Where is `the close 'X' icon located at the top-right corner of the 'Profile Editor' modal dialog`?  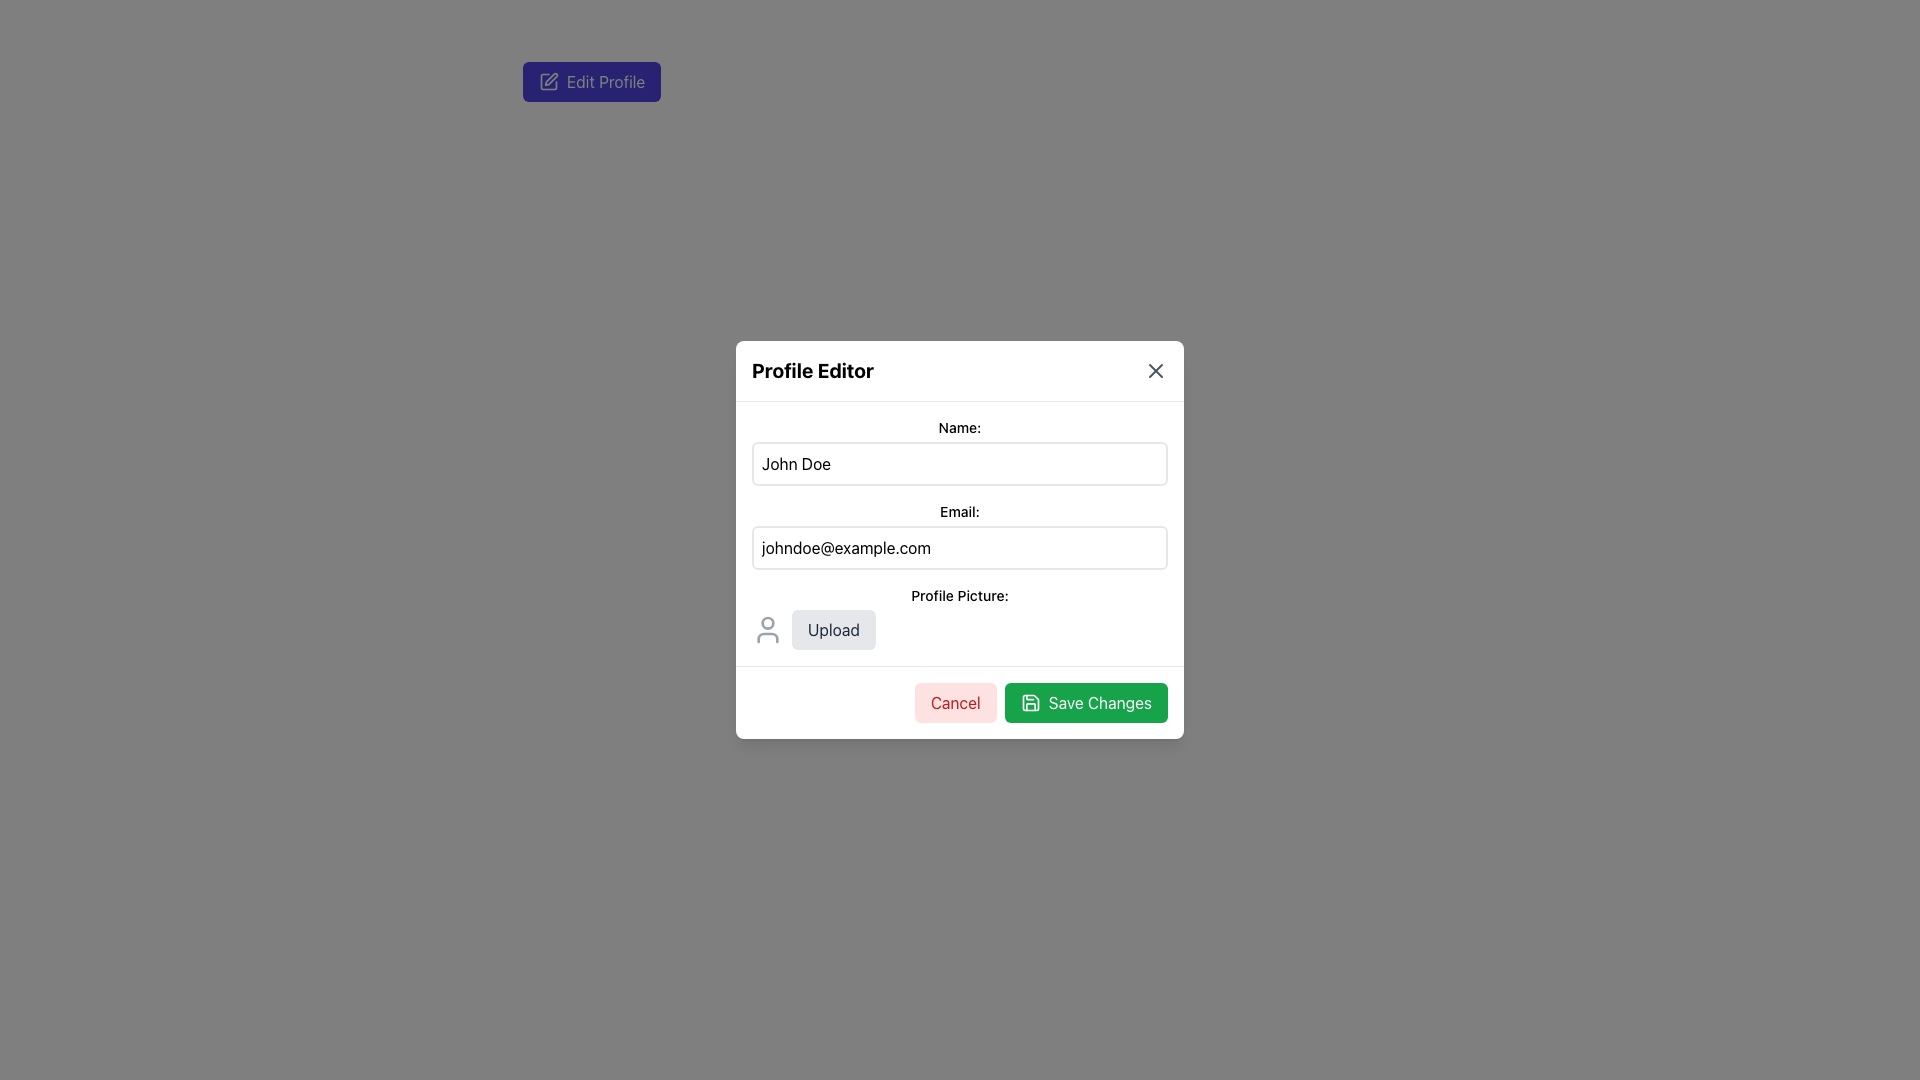 the close 'X' icon located at the top-right corner of the 'Profile Editor' modal dialog is located at coordinates (1156, 370).